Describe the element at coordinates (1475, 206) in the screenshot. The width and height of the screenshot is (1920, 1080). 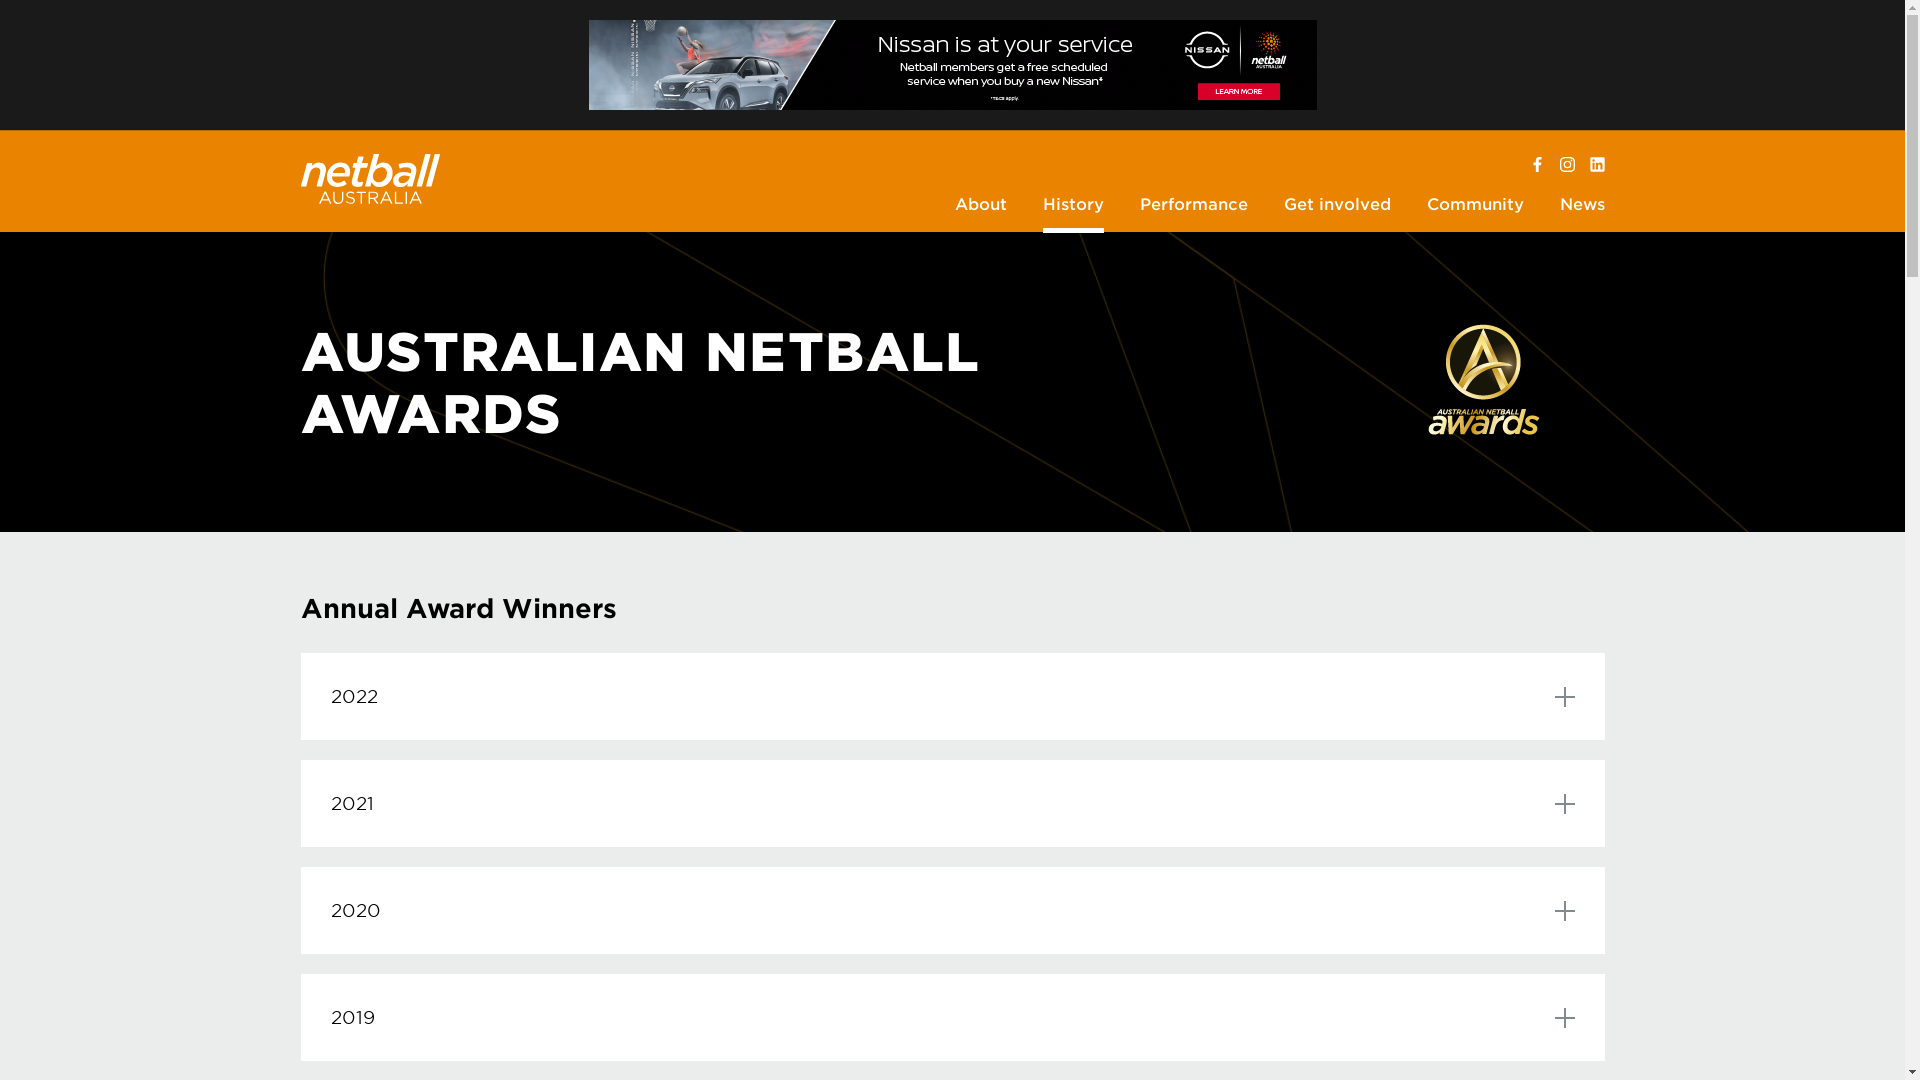
I see `'Community'` at that location.